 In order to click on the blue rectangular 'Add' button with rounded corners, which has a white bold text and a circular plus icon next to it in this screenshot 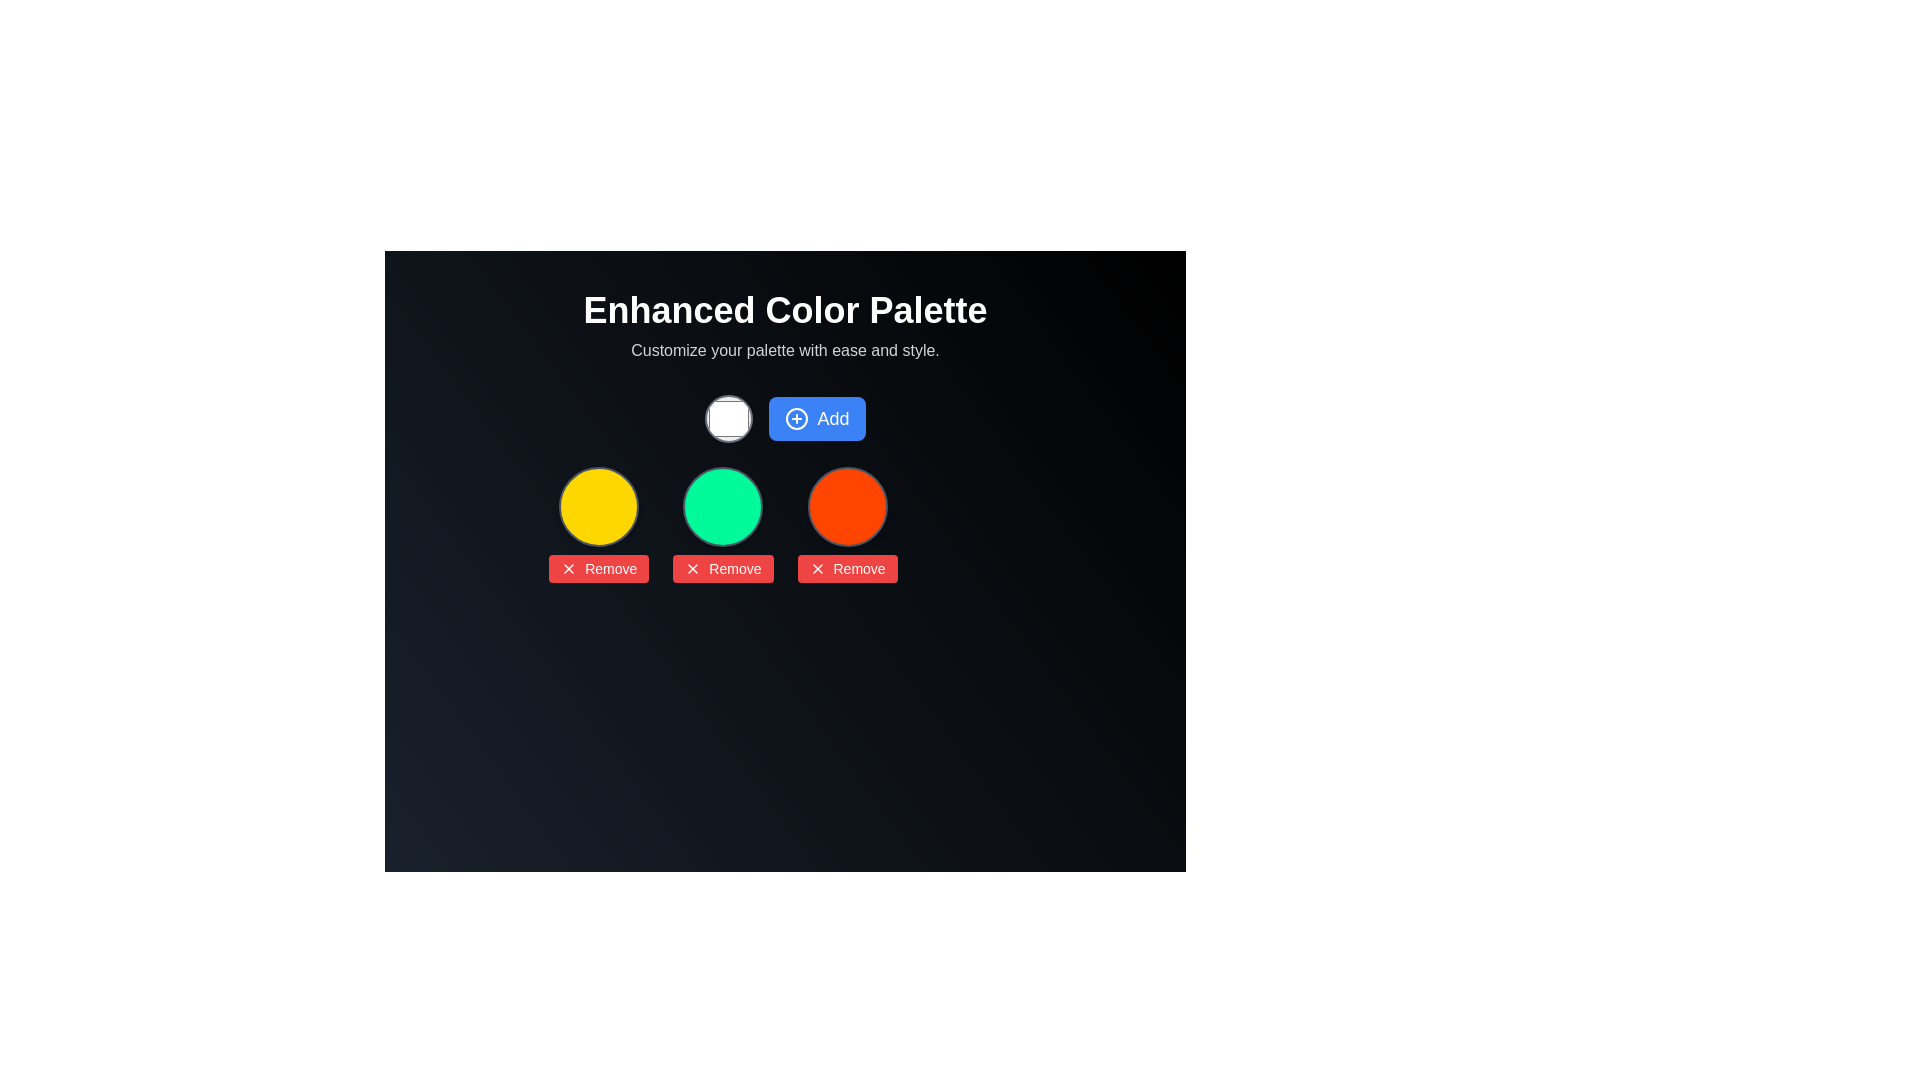, I will do `click(817, 418)`.